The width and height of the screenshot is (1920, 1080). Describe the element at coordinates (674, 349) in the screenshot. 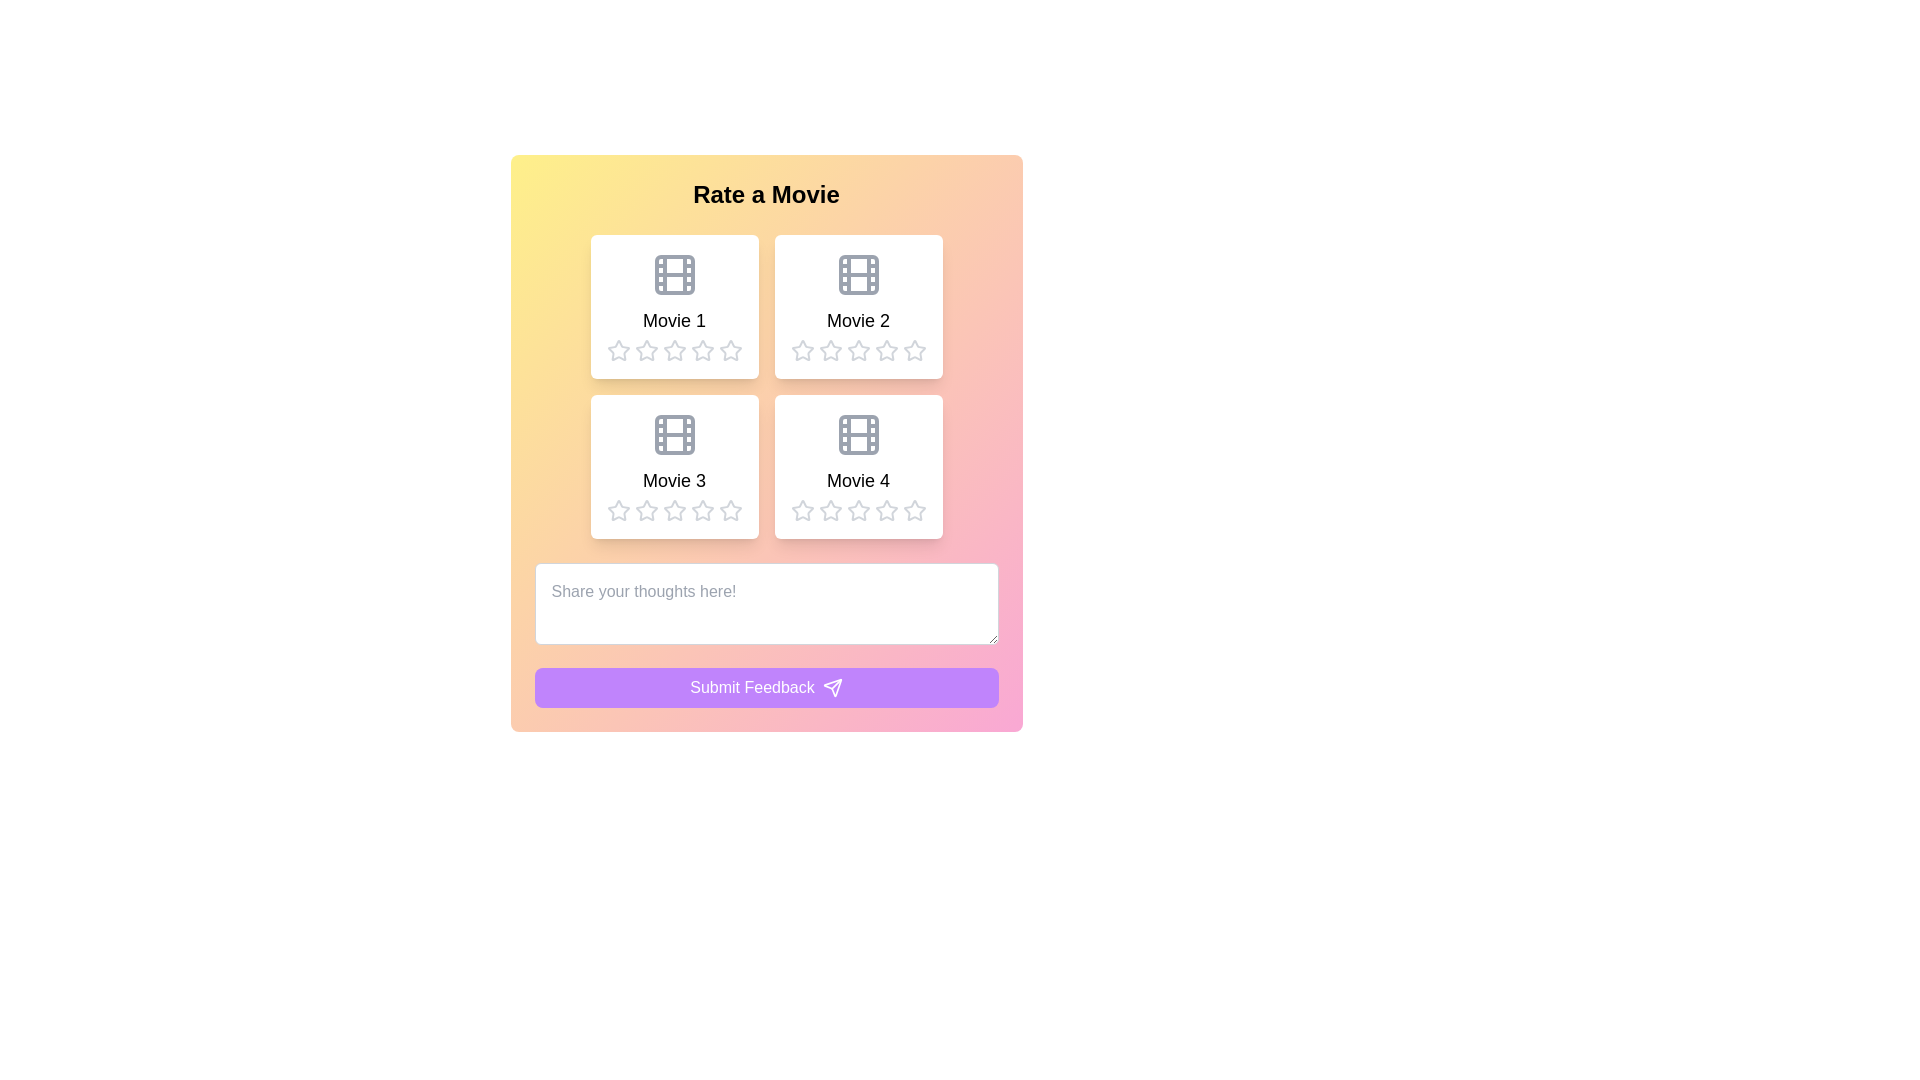

I see `the star icon used for rating 'Movie 1', which is the second star in a row of five stars` at that location.